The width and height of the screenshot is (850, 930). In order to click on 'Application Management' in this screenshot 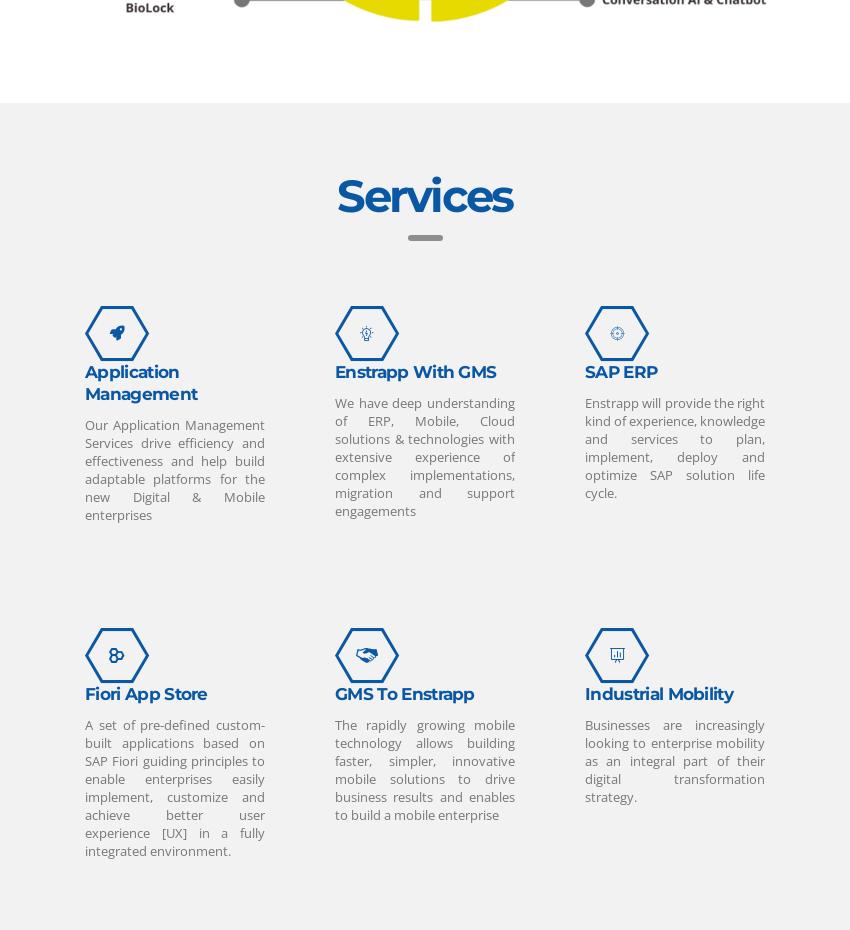, I will do `click(85, 381)`.